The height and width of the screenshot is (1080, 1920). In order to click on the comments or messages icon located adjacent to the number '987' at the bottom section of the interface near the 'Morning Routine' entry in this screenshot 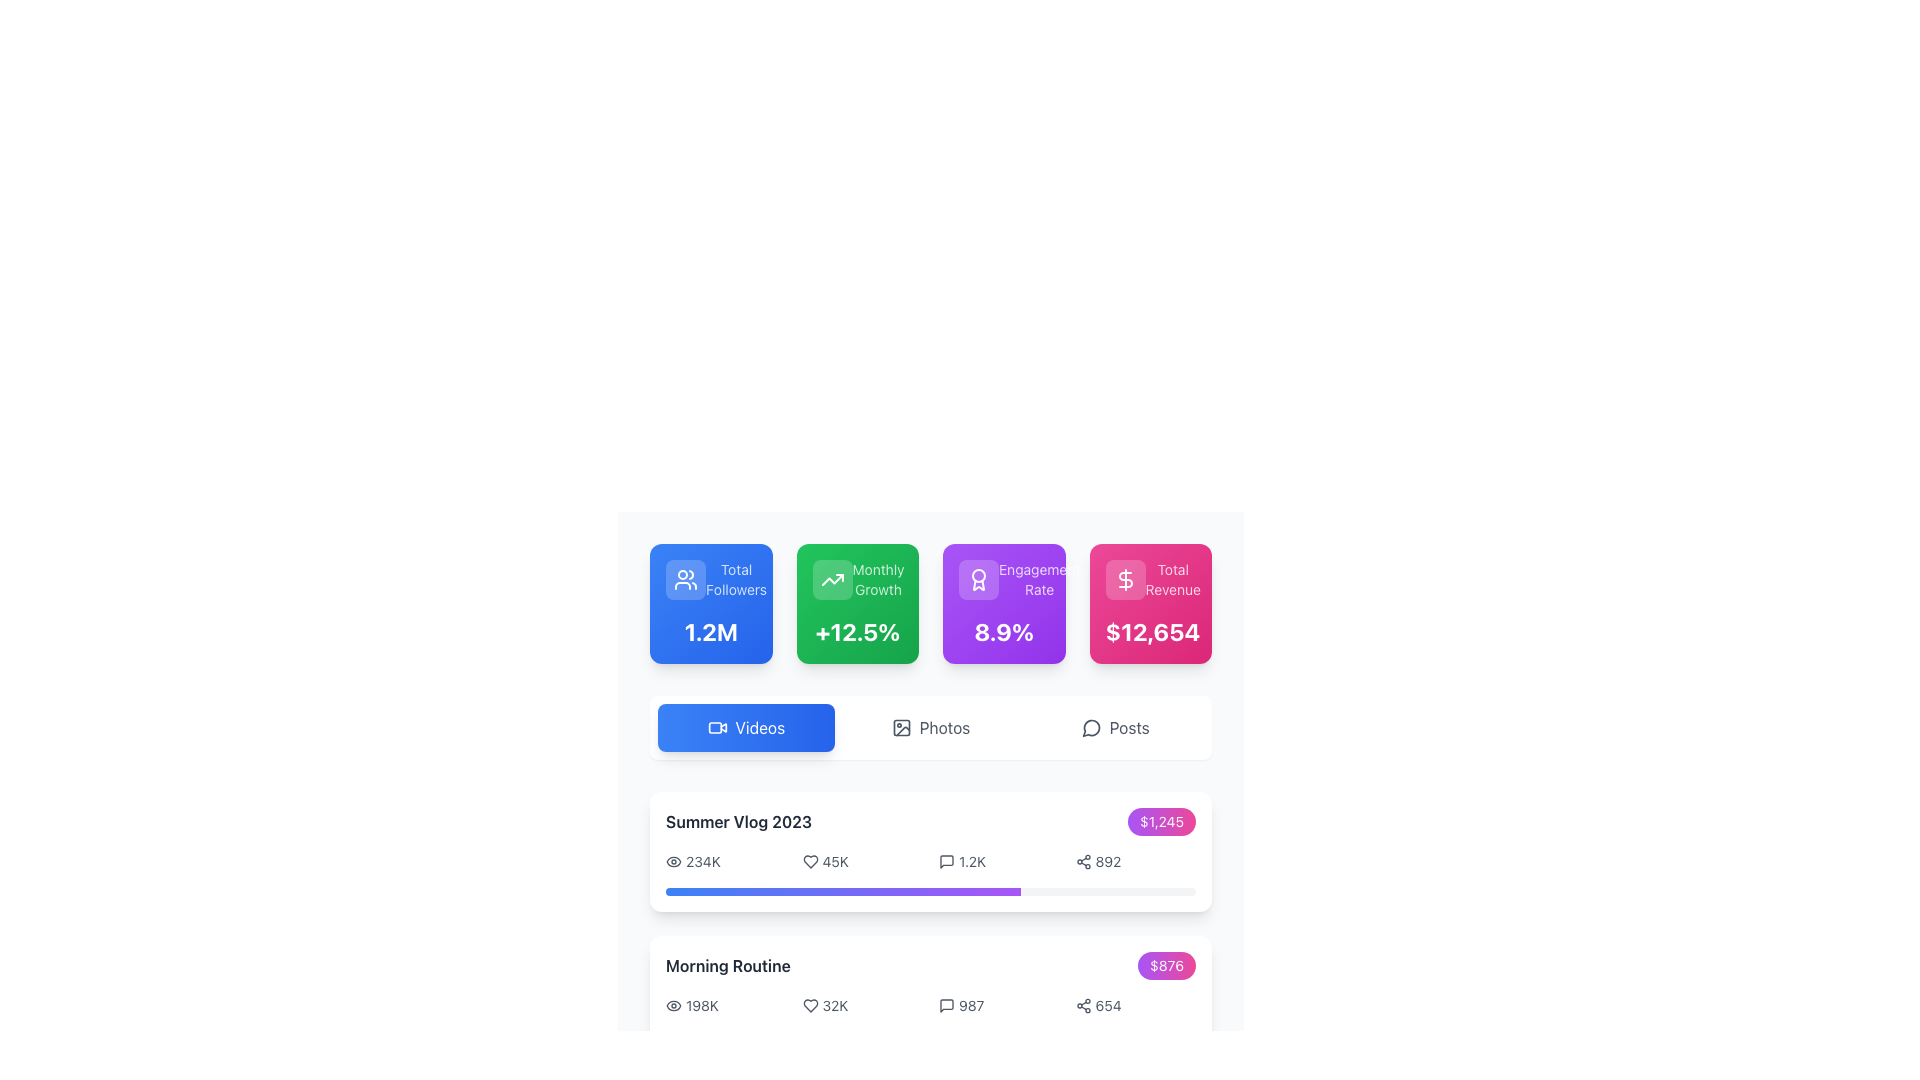, I will do `click(945, 1006)`.